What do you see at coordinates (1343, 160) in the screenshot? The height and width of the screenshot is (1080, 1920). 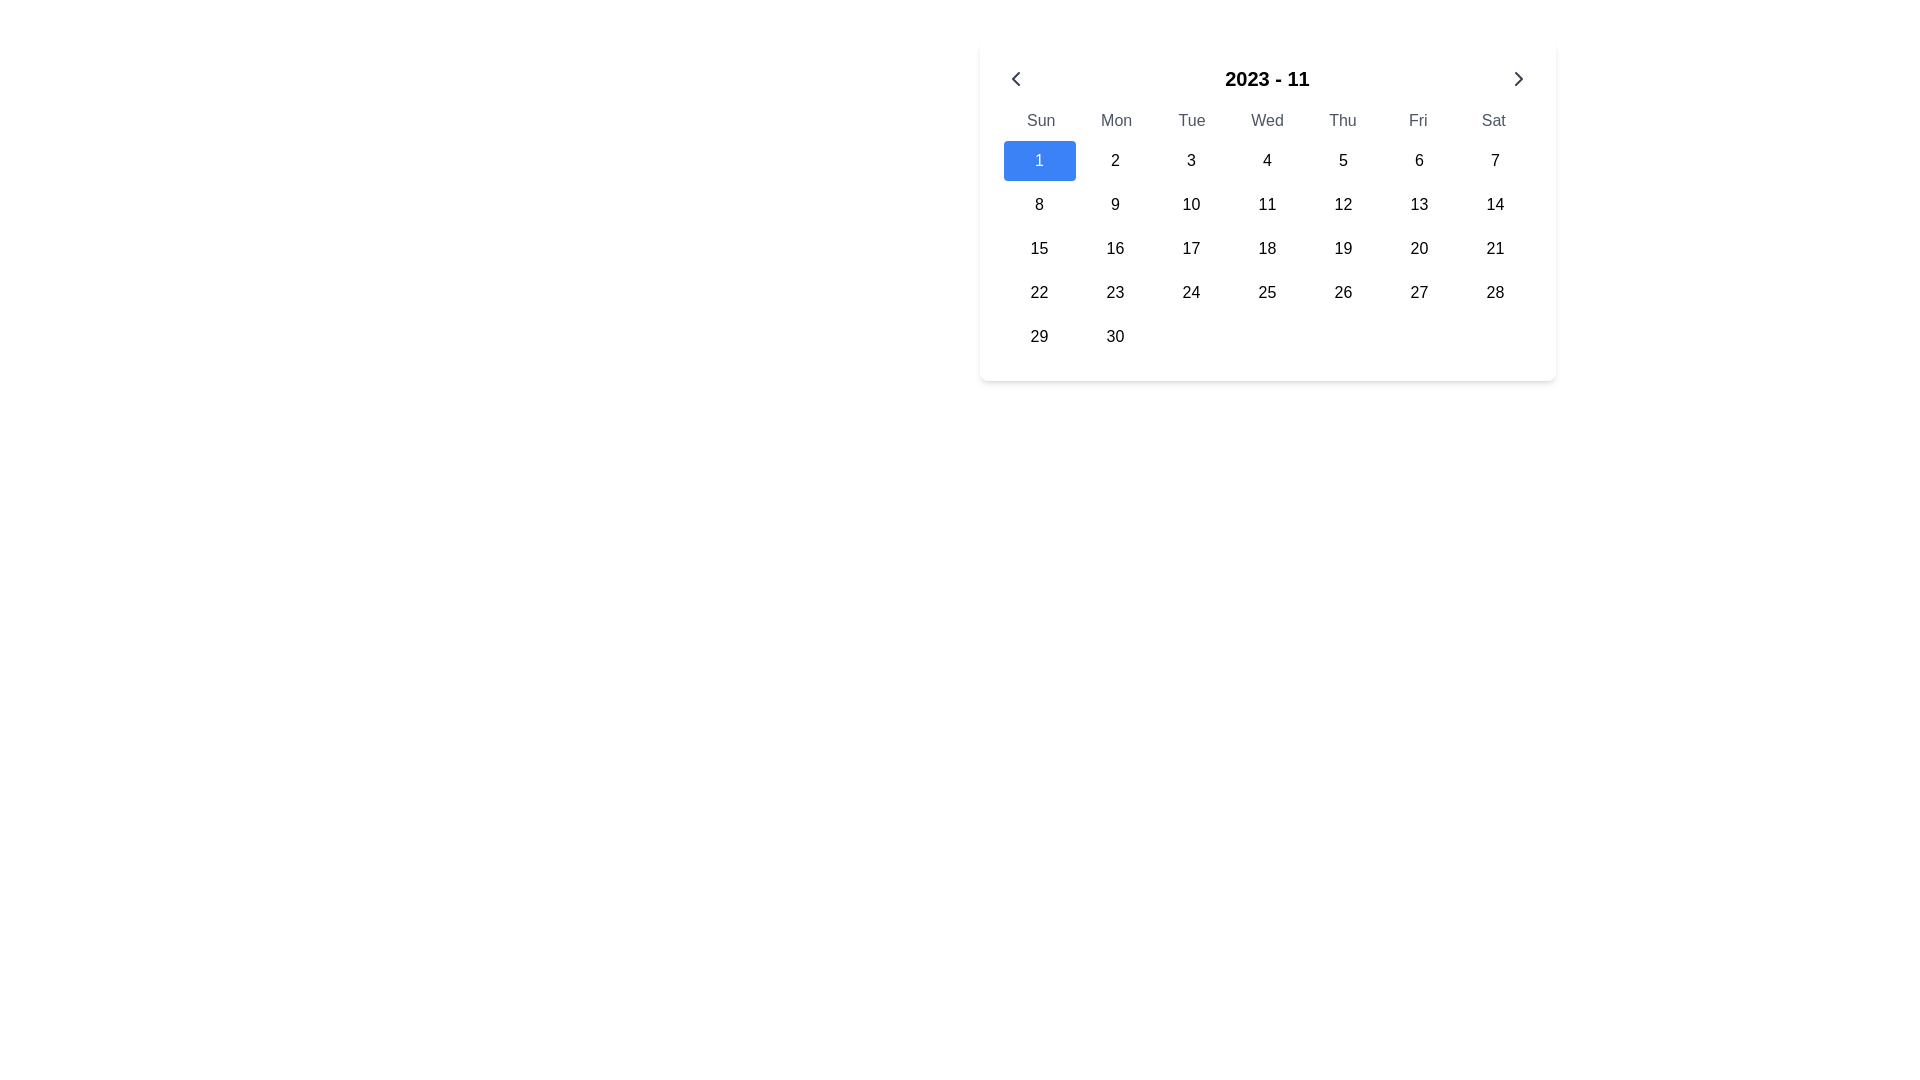 I see `the rectangular button representing the number '5' with a white background and rounded corners` at bounding box center [1343, 160].